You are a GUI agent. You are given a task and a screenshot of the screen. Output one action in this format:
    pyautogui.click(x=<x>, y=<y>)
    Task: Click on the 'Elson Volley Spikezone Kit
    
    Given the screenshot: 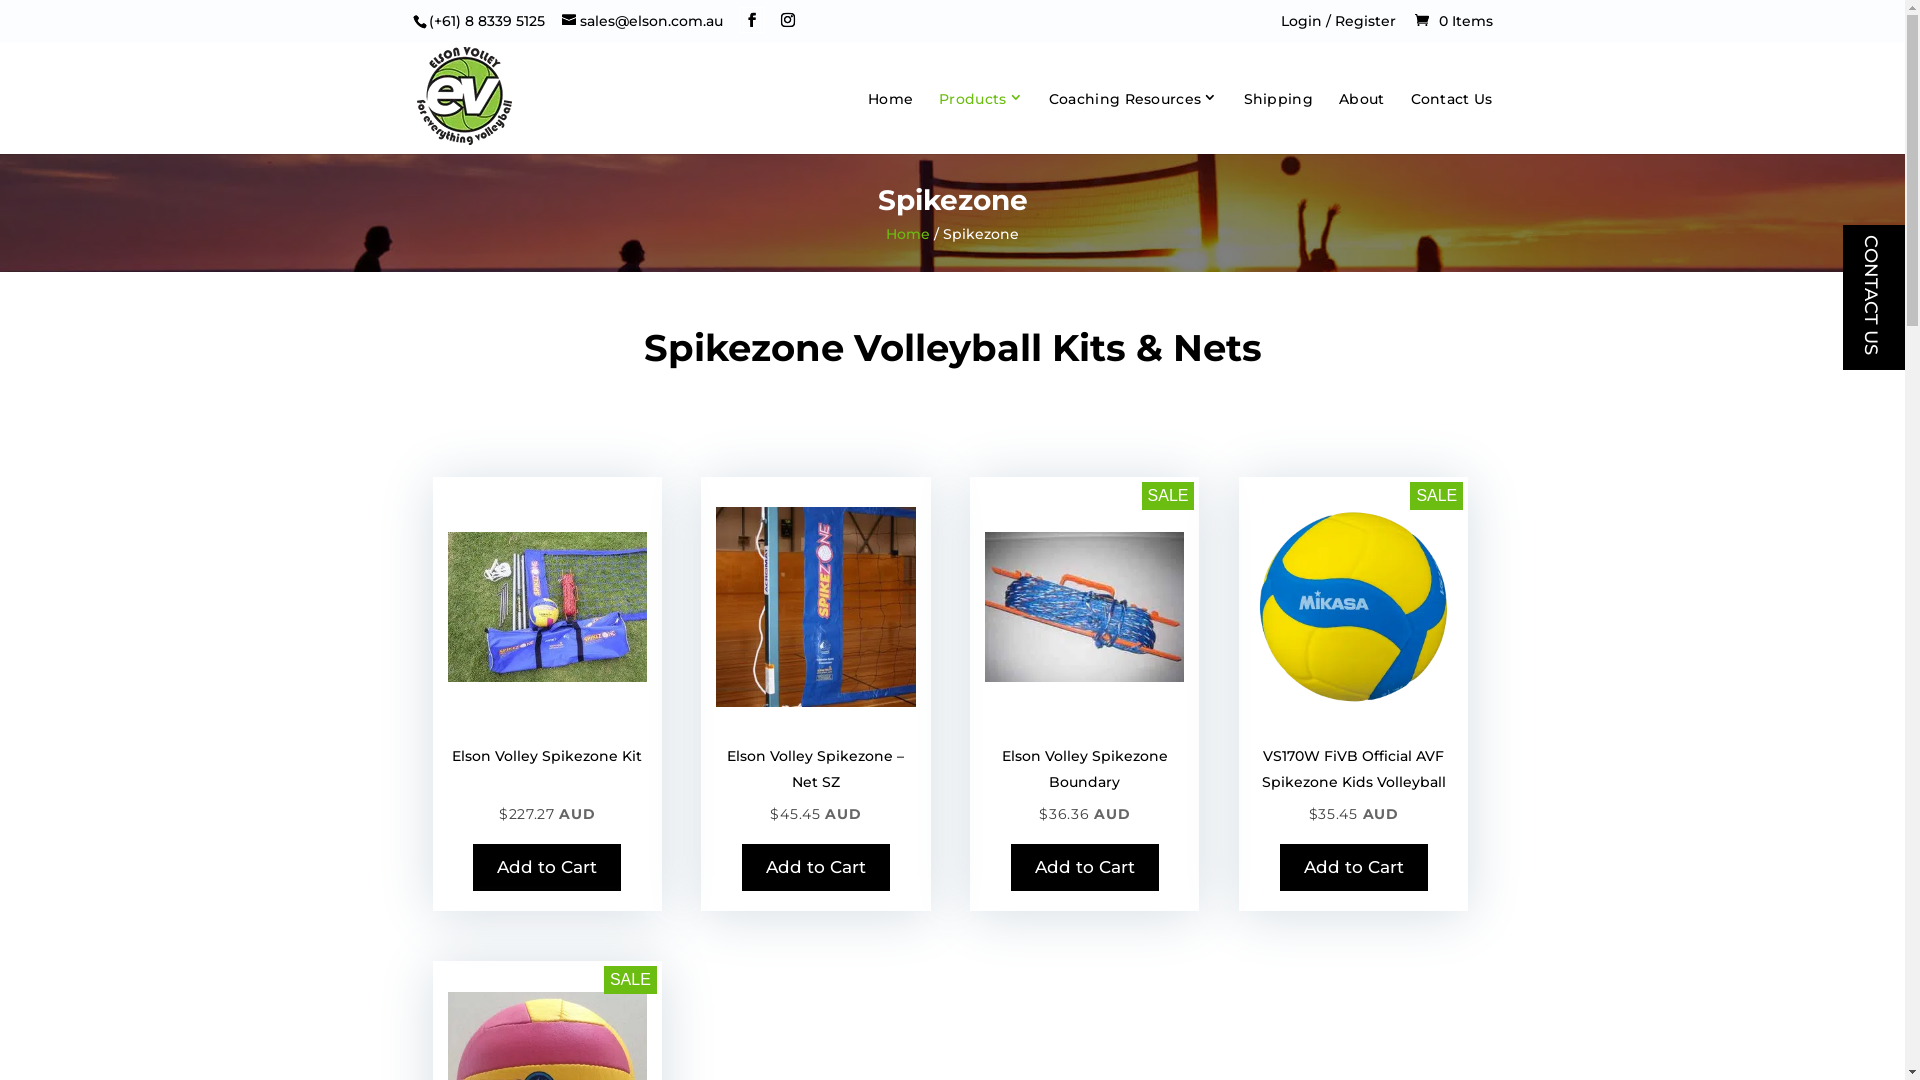 What is the action you would take?
    pyautogui.click(x=547, y=797)
    